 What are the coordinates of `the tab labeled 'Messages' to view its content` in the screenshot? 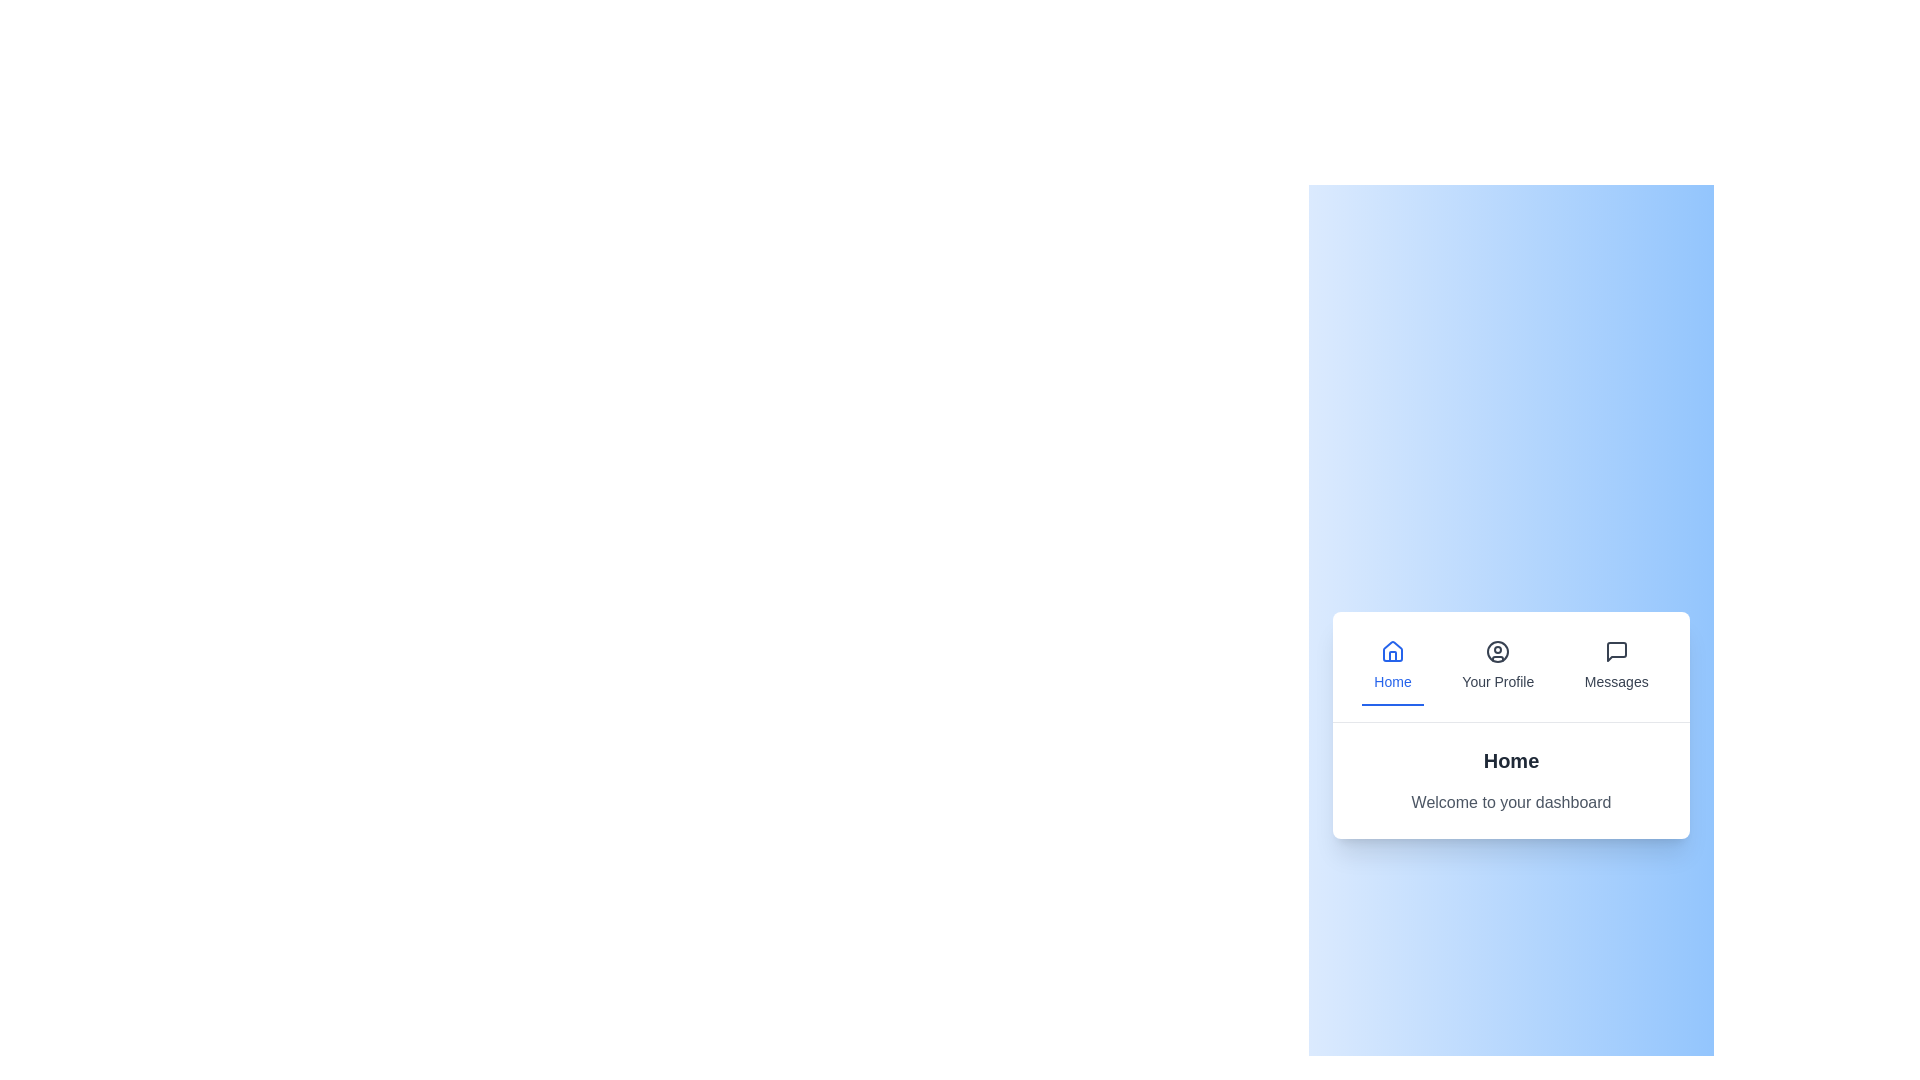 It's located at (1616, 666).